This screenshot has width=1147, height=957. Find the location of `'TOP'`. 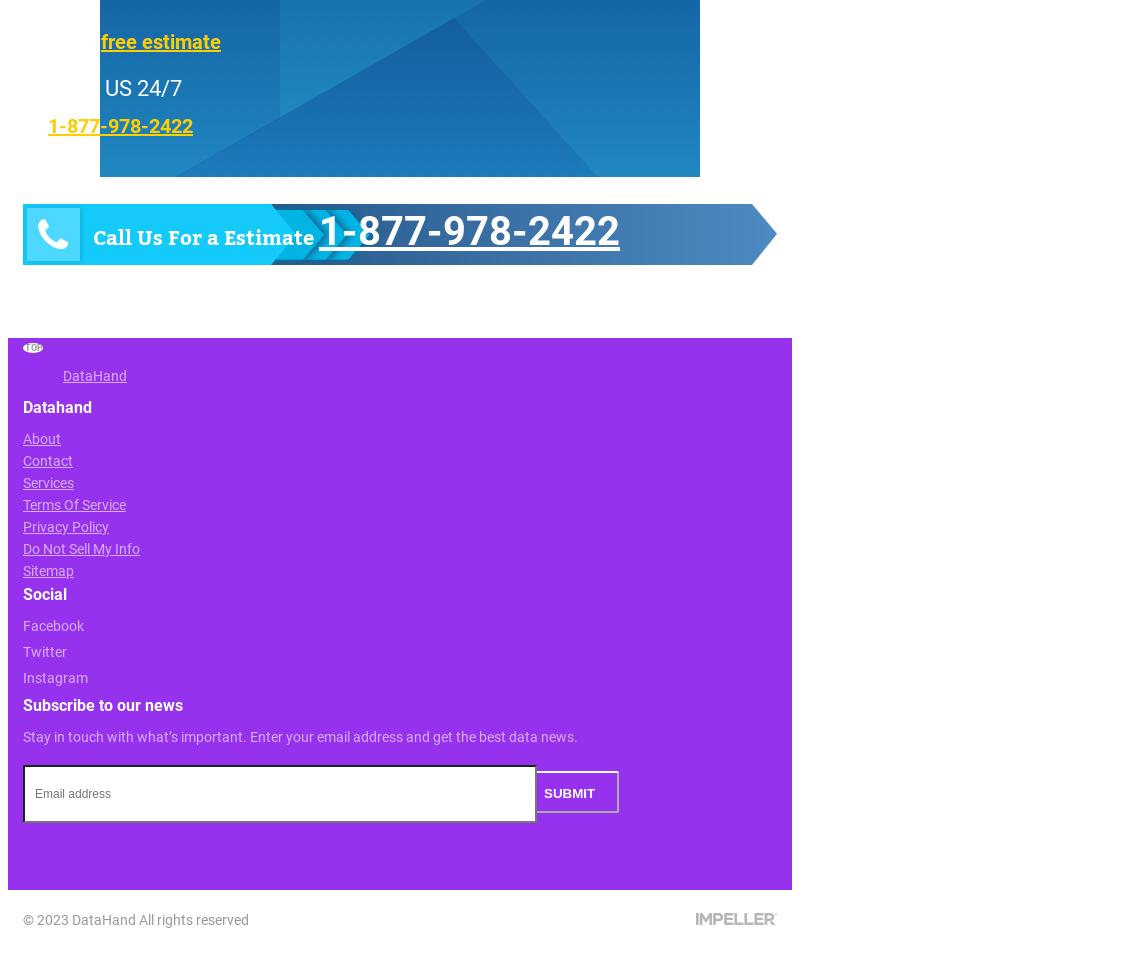

'TOP' is located at coordinates (33, 347).